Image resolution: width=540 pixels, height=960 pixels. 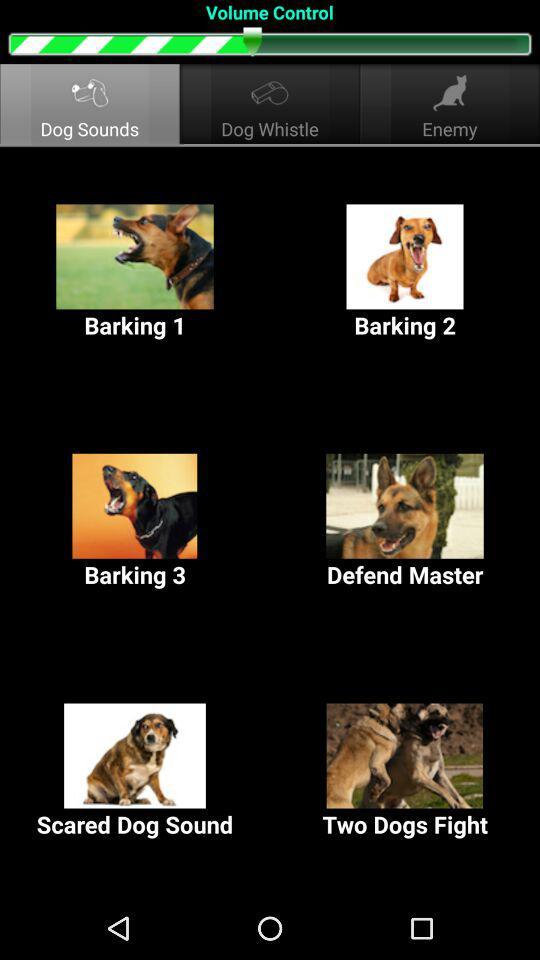 What do you see at coordinates (135, 770) in the screenshot?
I see `button below the barking 3` at bounding box center [135, 770].